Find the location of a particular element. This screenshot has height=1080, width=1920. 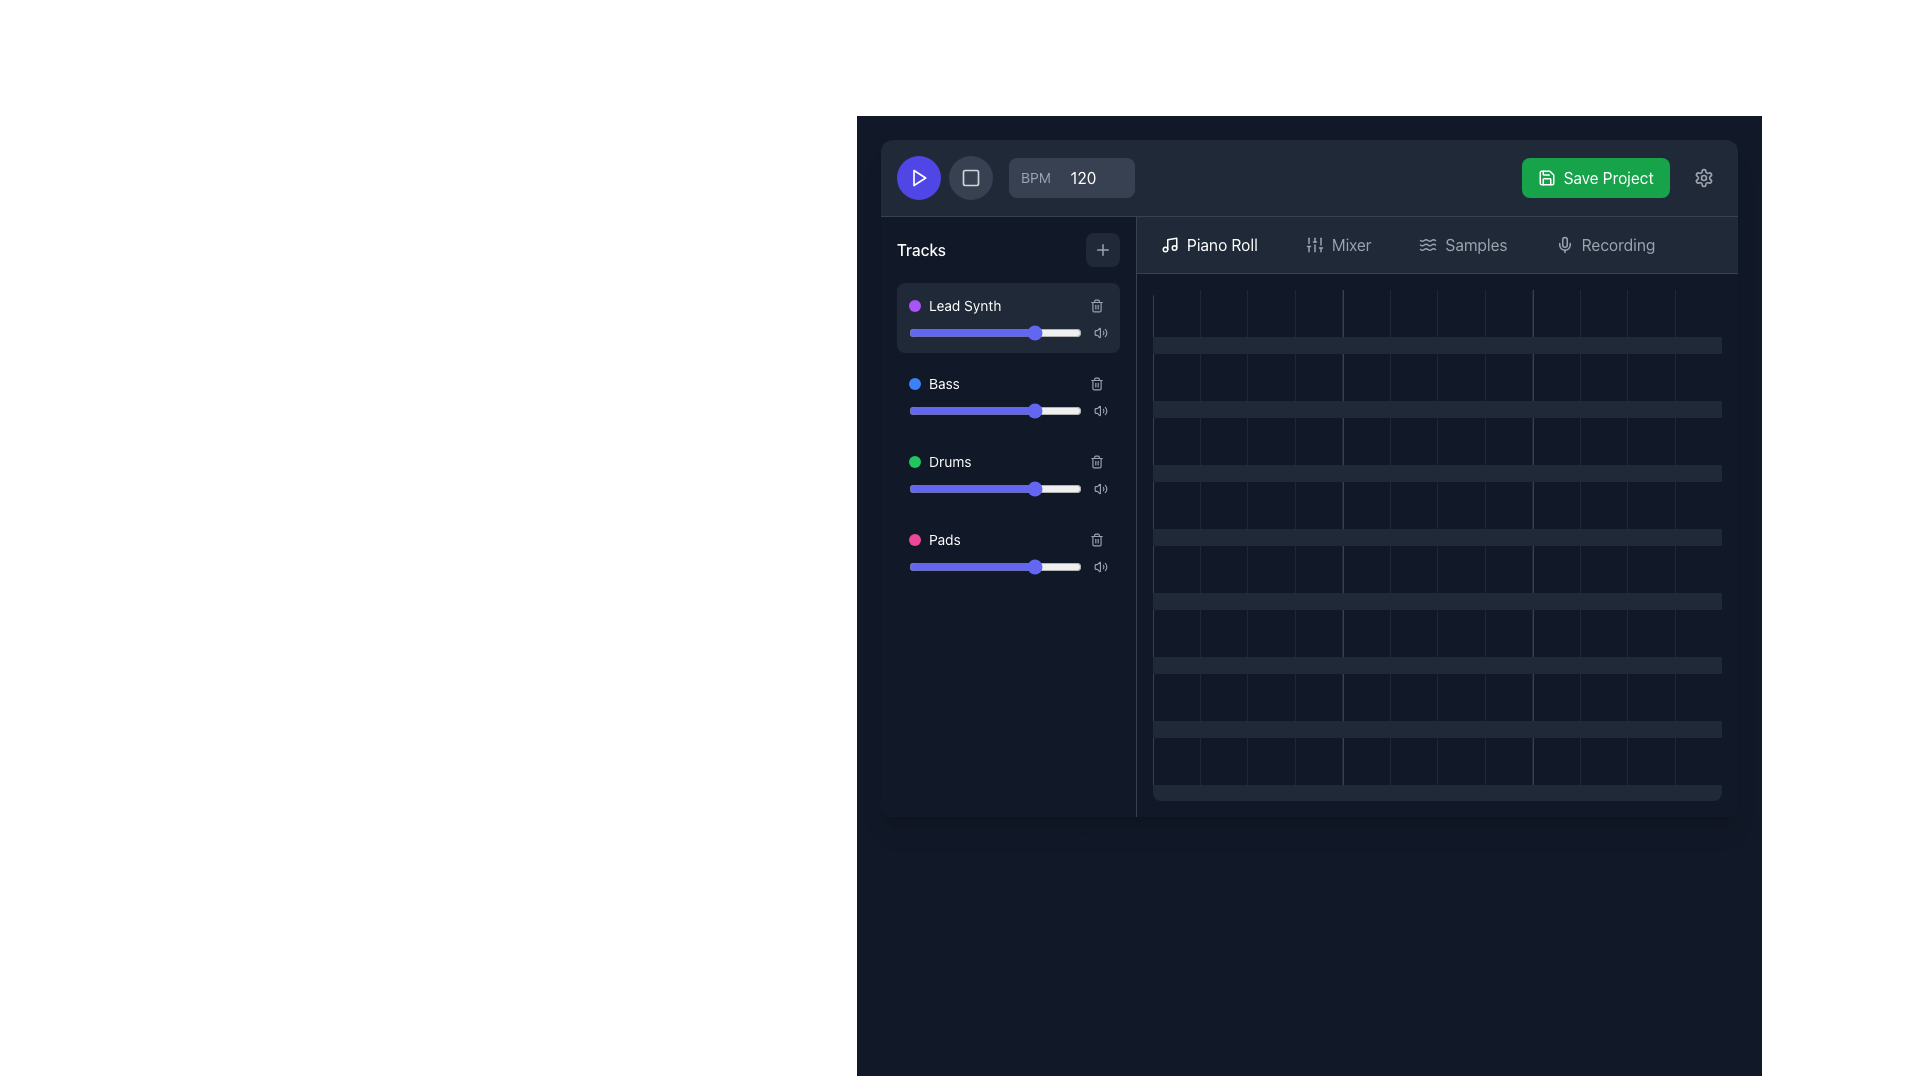

the play button, which is a triangular play icon with rounded corners located in a circular violet gradient button at the top-left corner of the application interface is located at coordinates (917, 176).